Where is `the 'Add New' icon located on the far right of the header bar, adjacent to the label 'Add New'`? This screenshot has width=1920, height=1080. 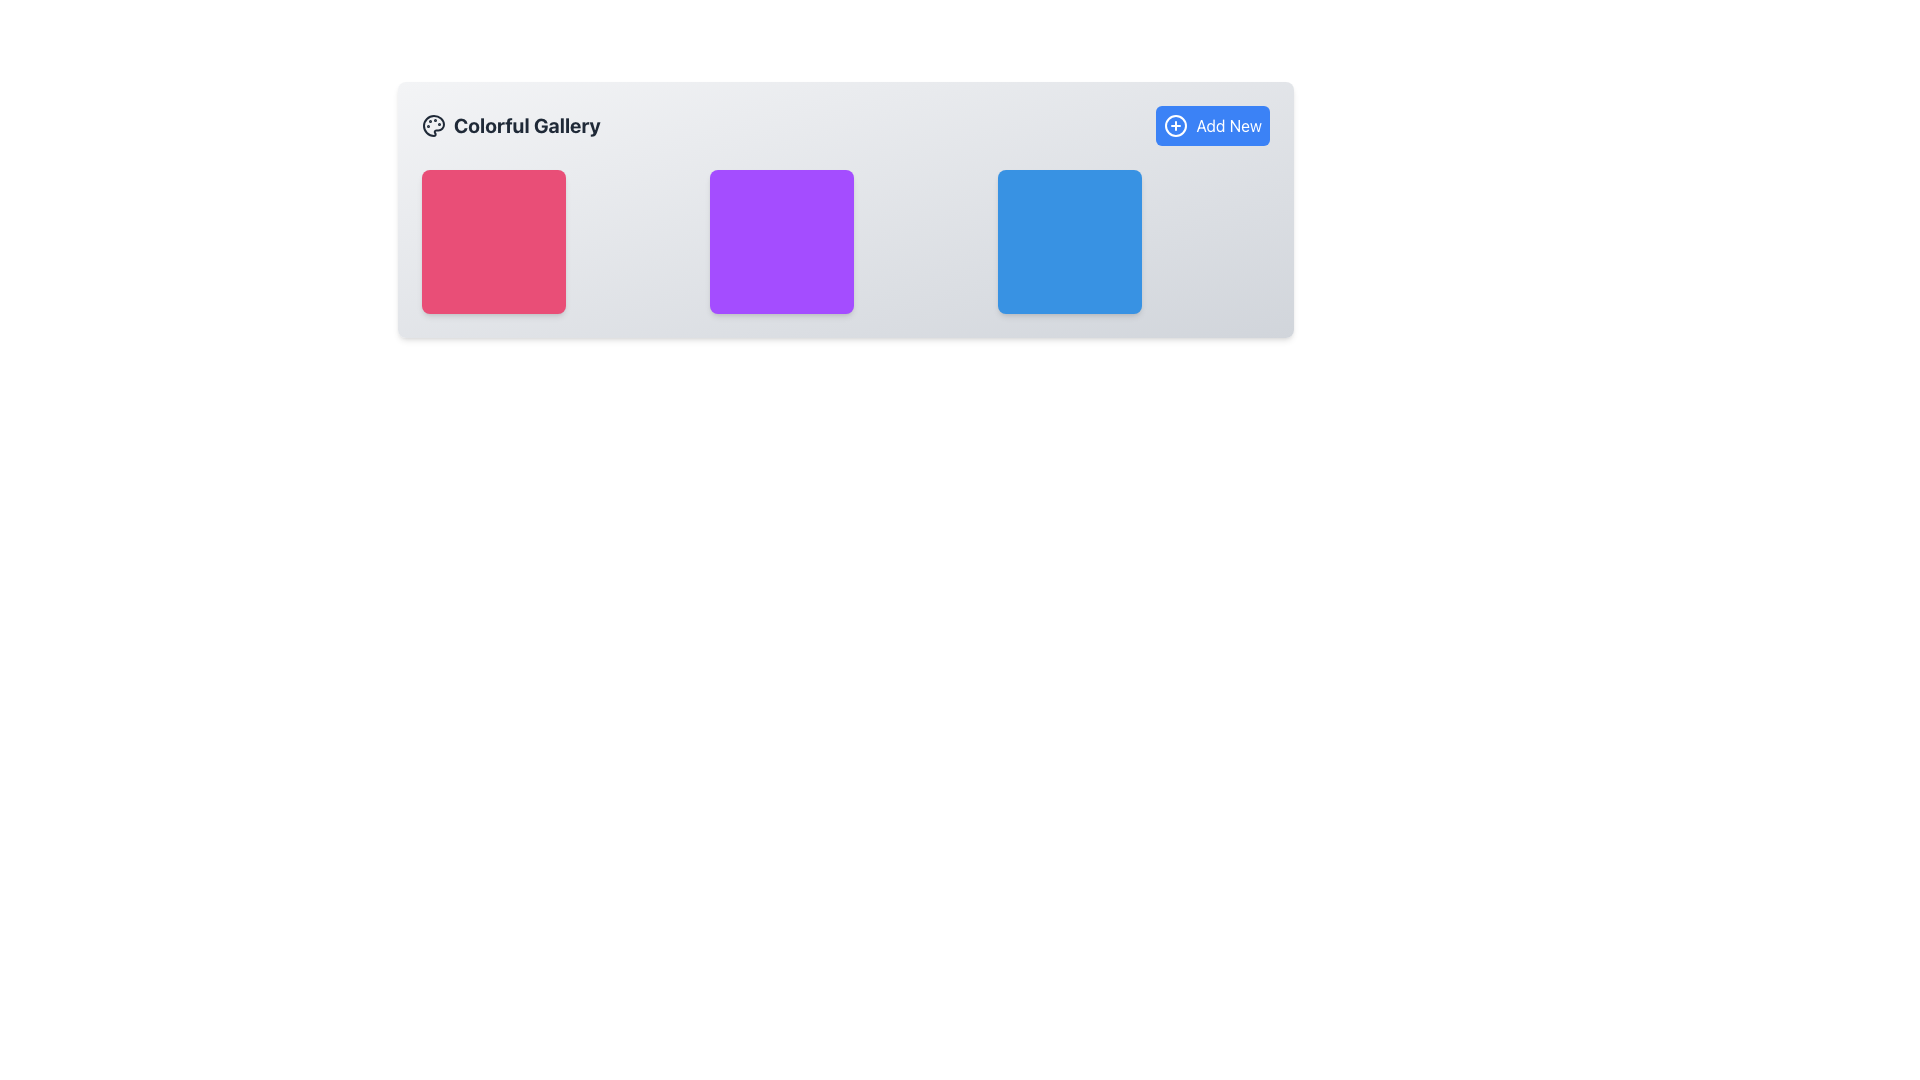
the 'Add New' icon located on the far right of the header bar, adjacent to the label 'Add New' is located at coordinates (1176, 126).